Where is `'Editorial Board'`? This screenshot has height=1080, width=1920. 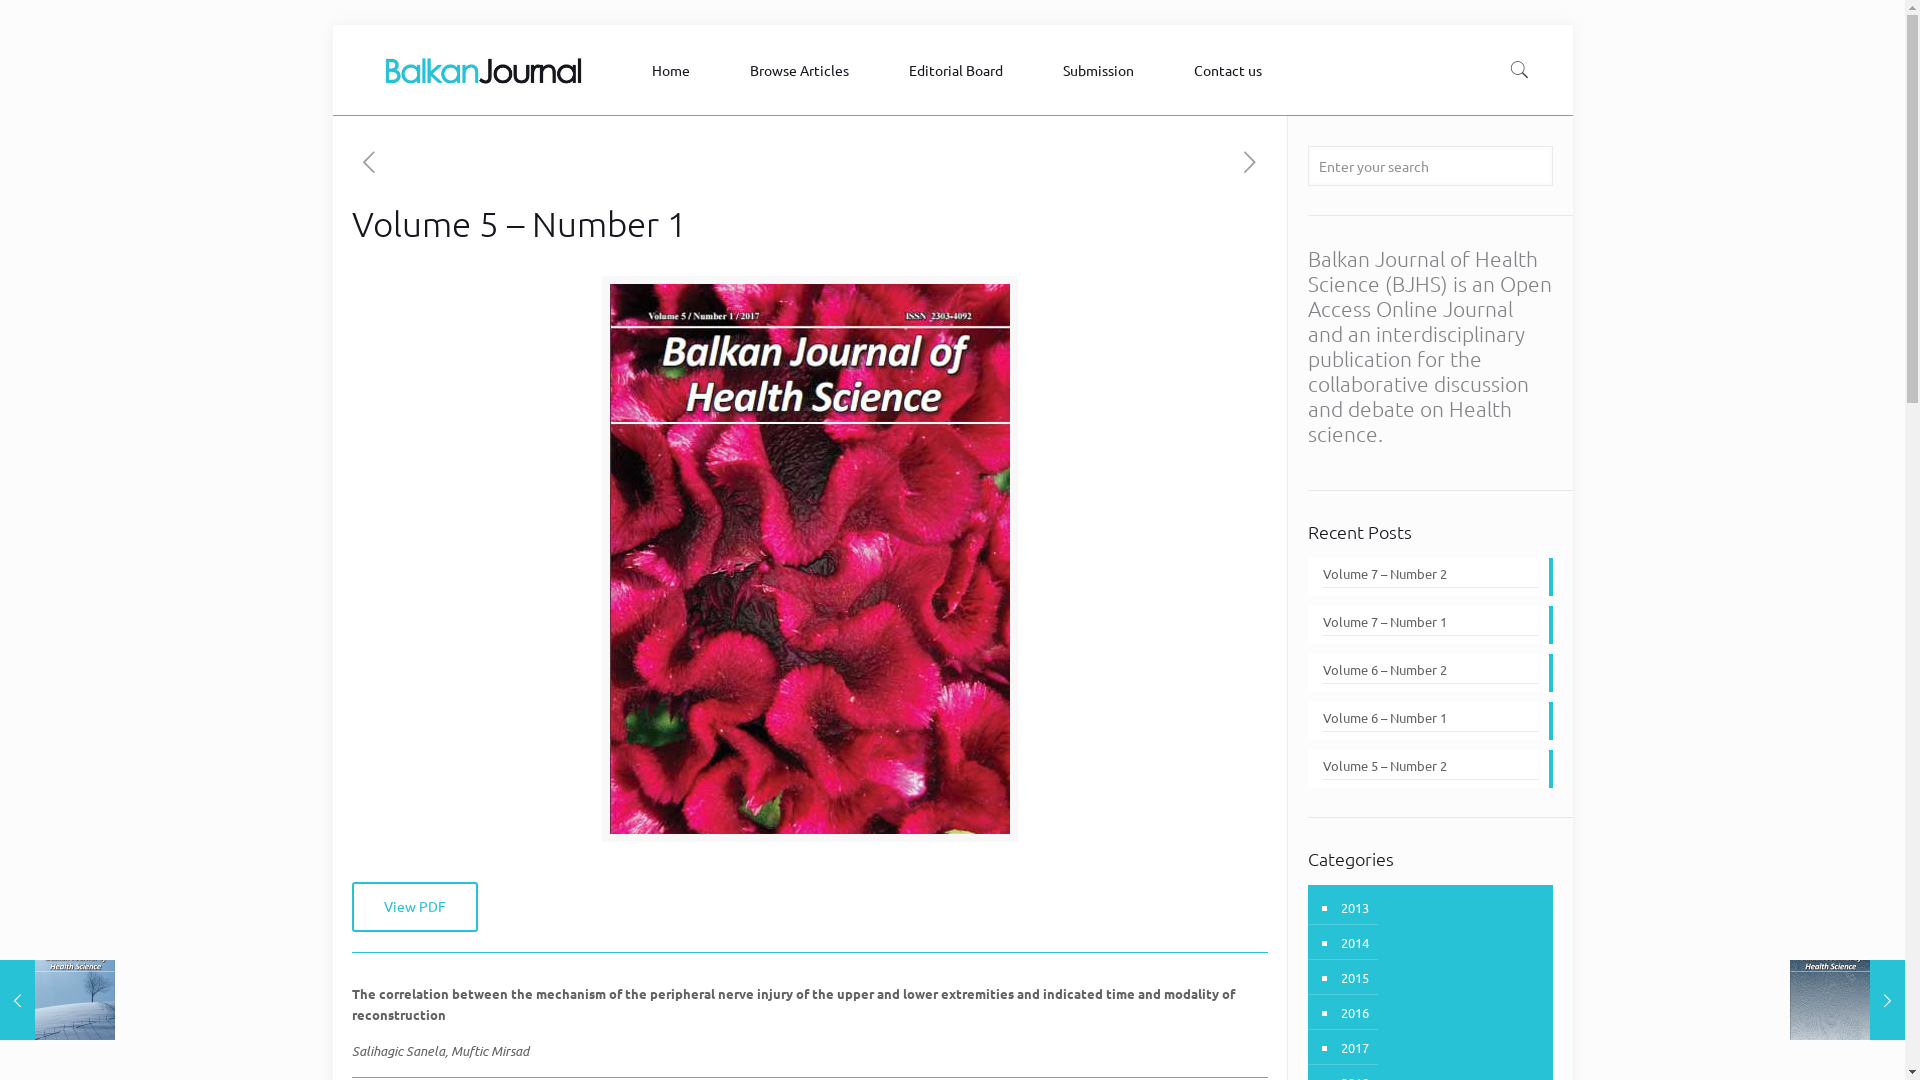 'Editorial Board' is located at coordinates (887, 68).